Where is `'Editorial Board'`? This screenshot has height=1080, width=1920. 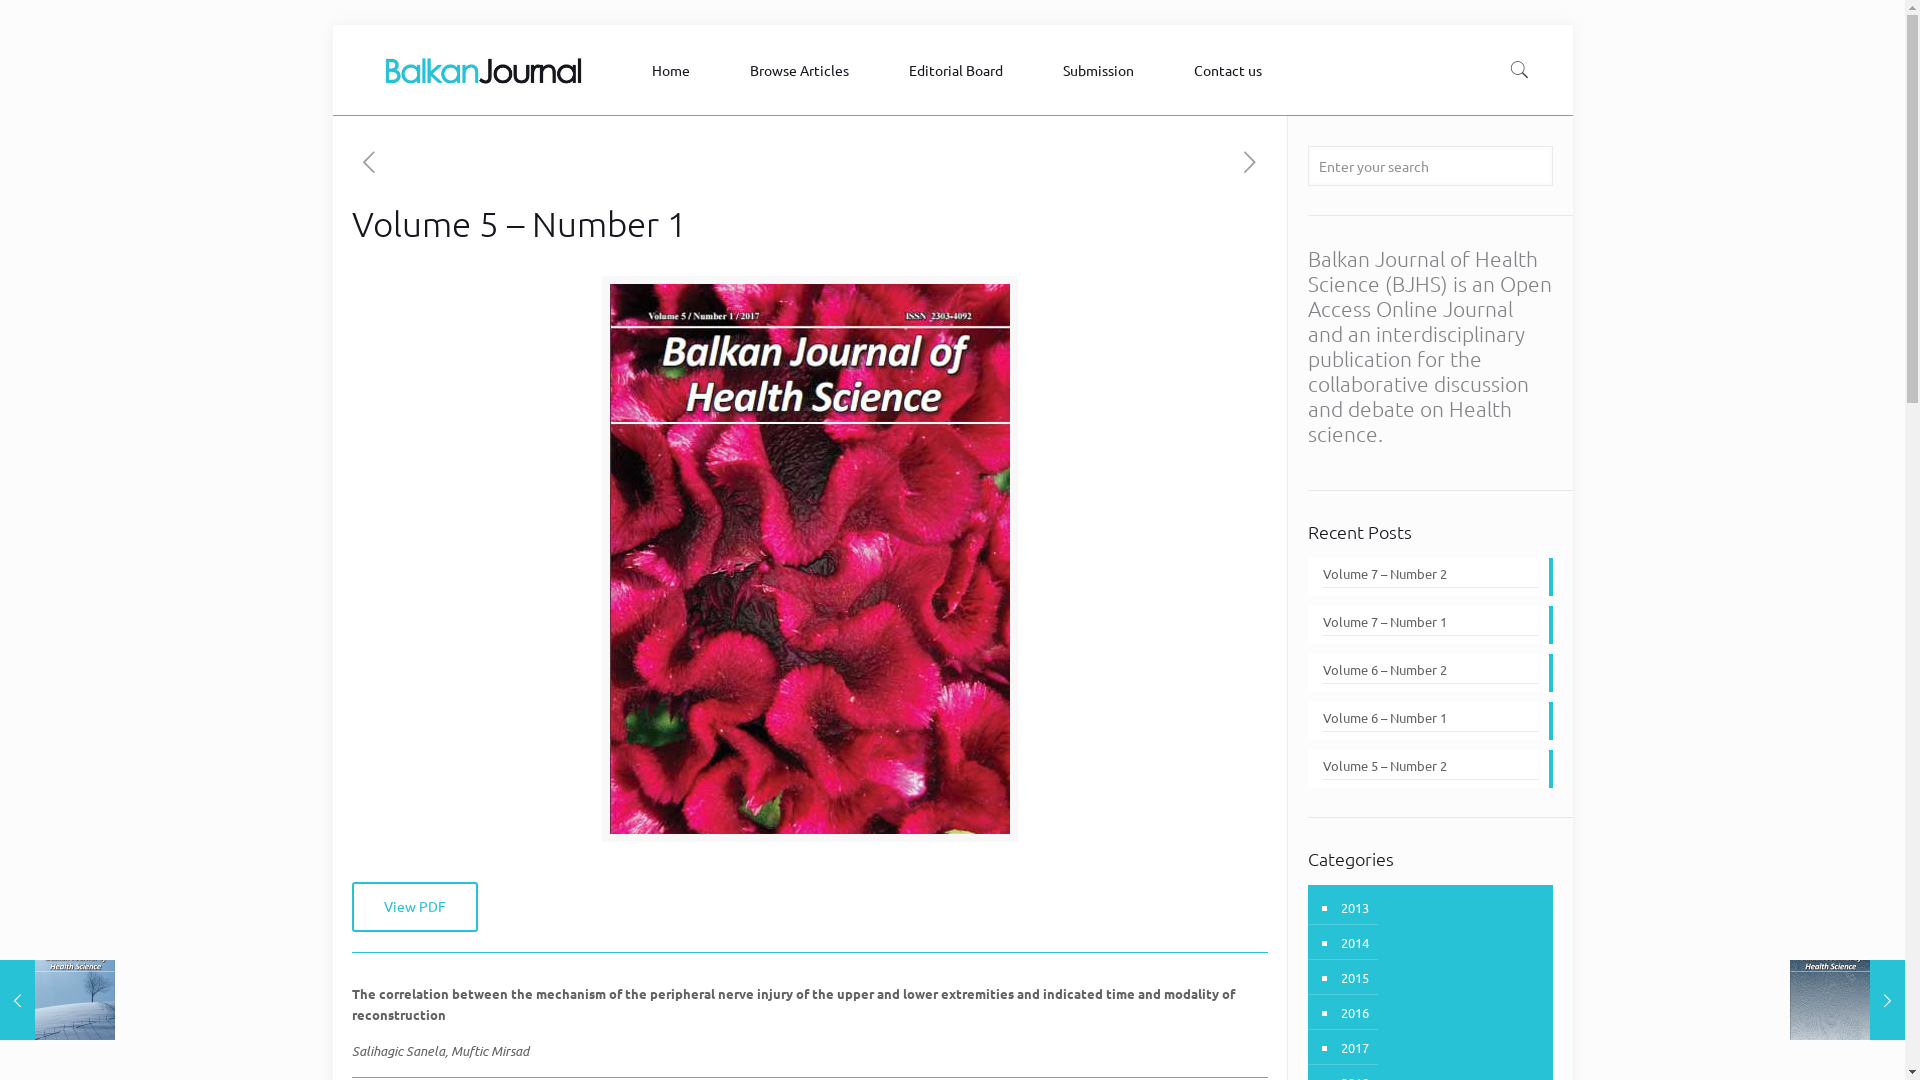 'Editorial Board' is located at coordinates (887, 68).